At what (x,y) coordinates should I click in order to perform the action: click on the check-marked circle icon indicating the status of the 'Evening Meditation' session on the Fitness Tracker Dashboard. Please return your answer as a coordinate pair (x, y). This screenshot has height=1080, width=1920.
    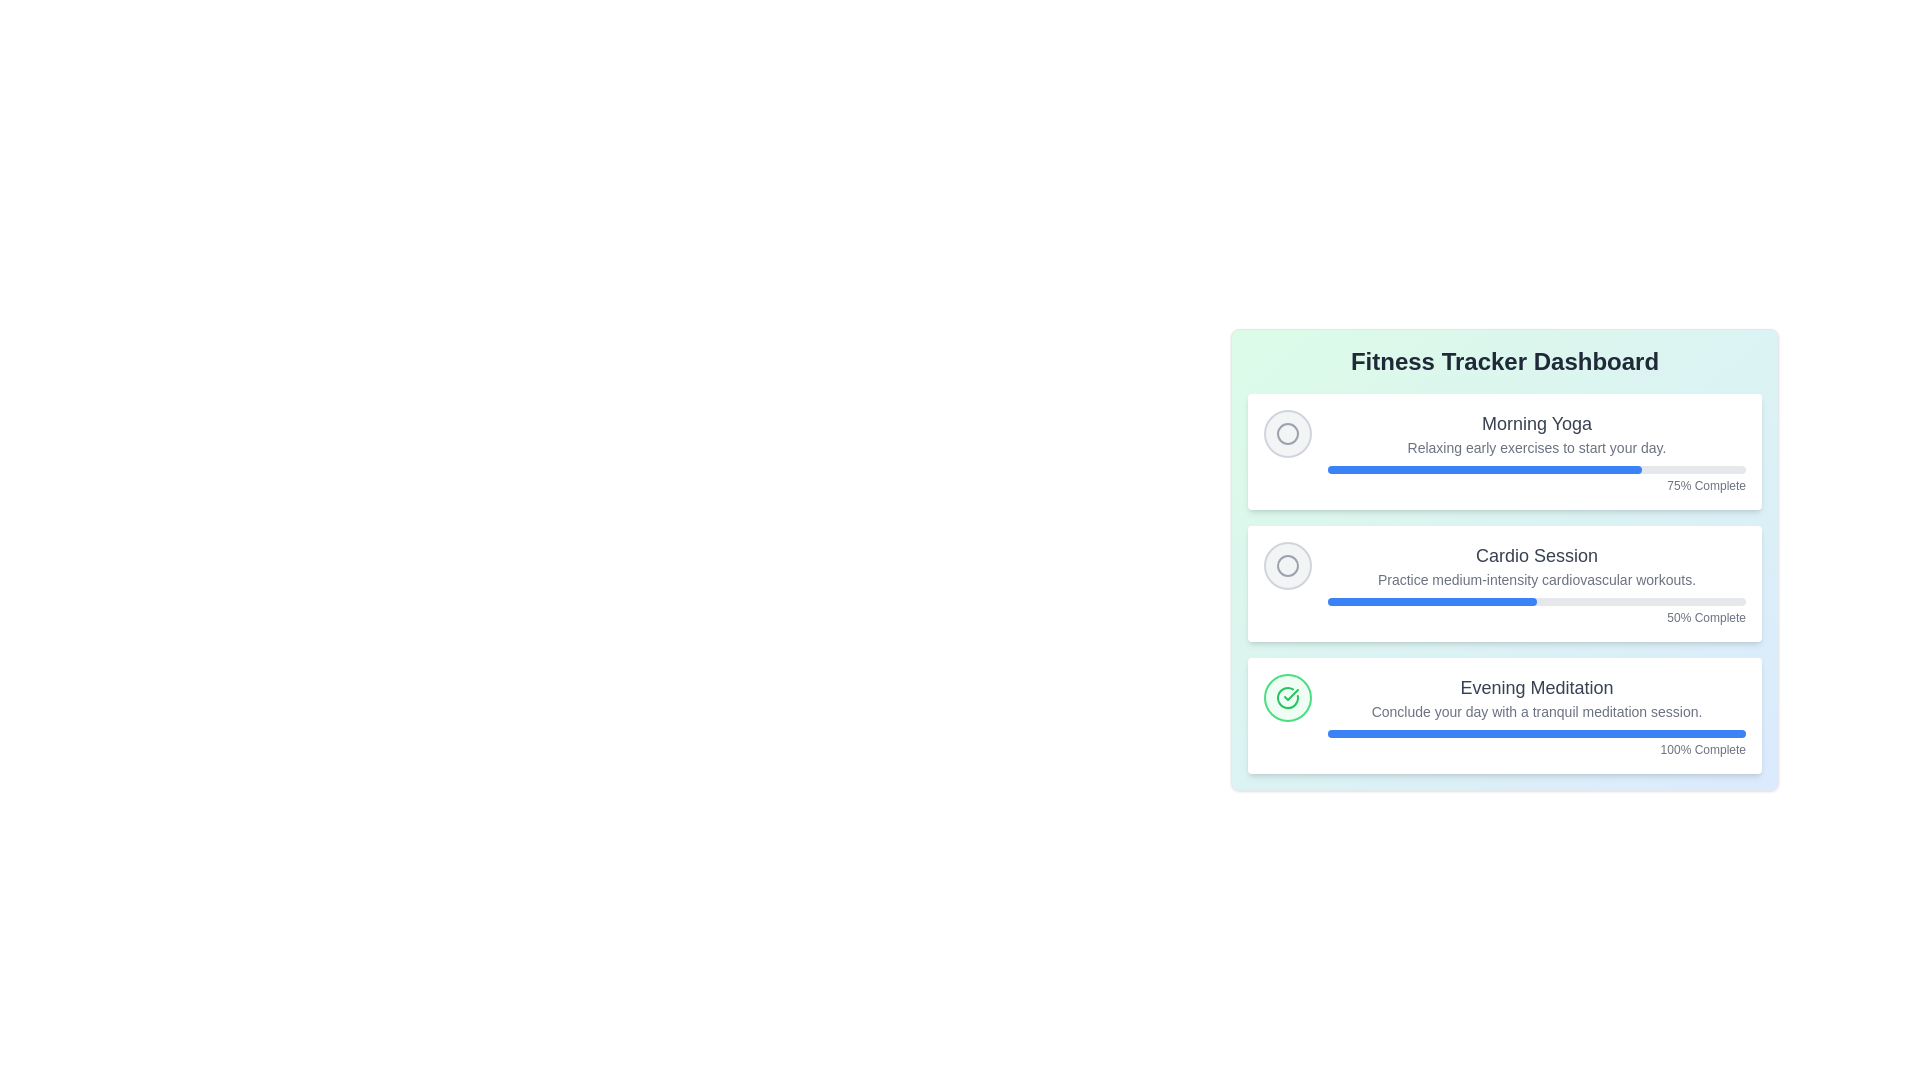
    Looking at the image, I should click on (1287, 697).